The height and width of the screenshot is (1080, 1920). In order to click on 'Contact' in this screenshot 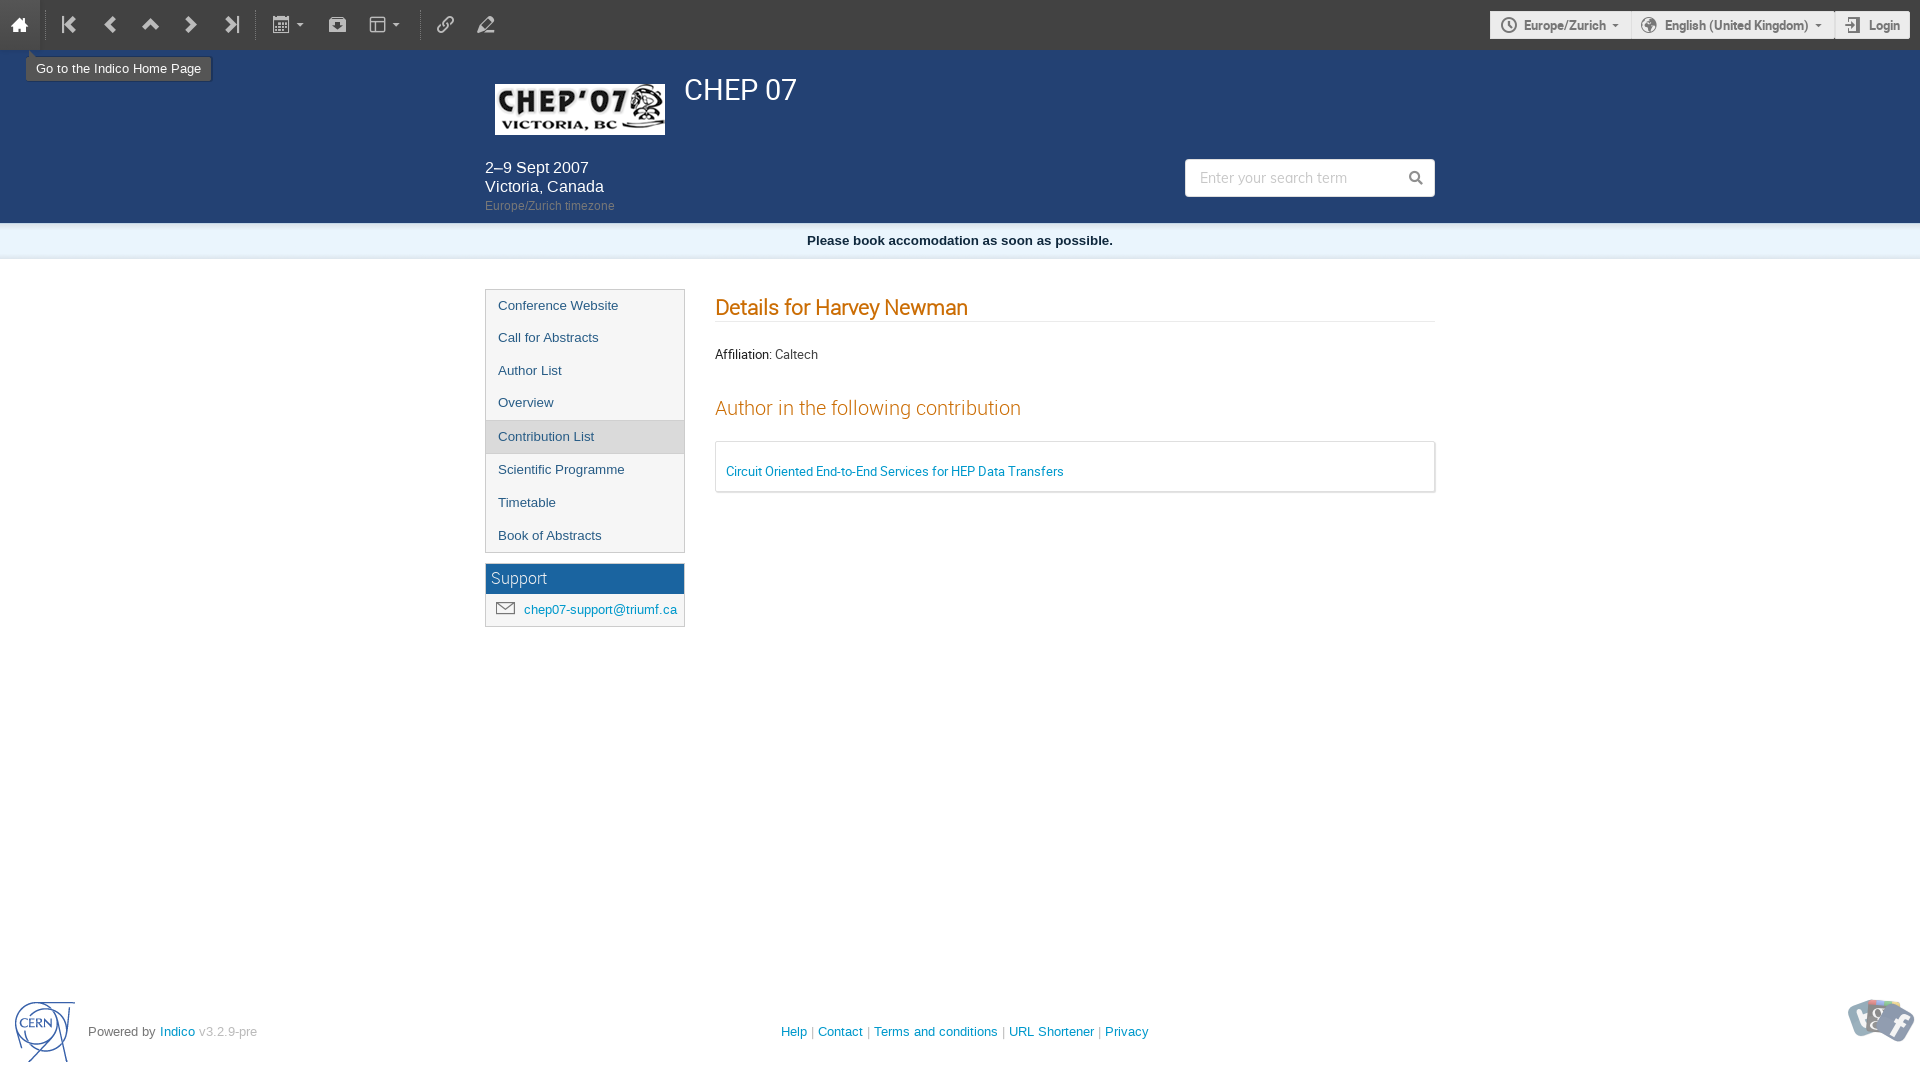, I will do `click(817, 1031)`.